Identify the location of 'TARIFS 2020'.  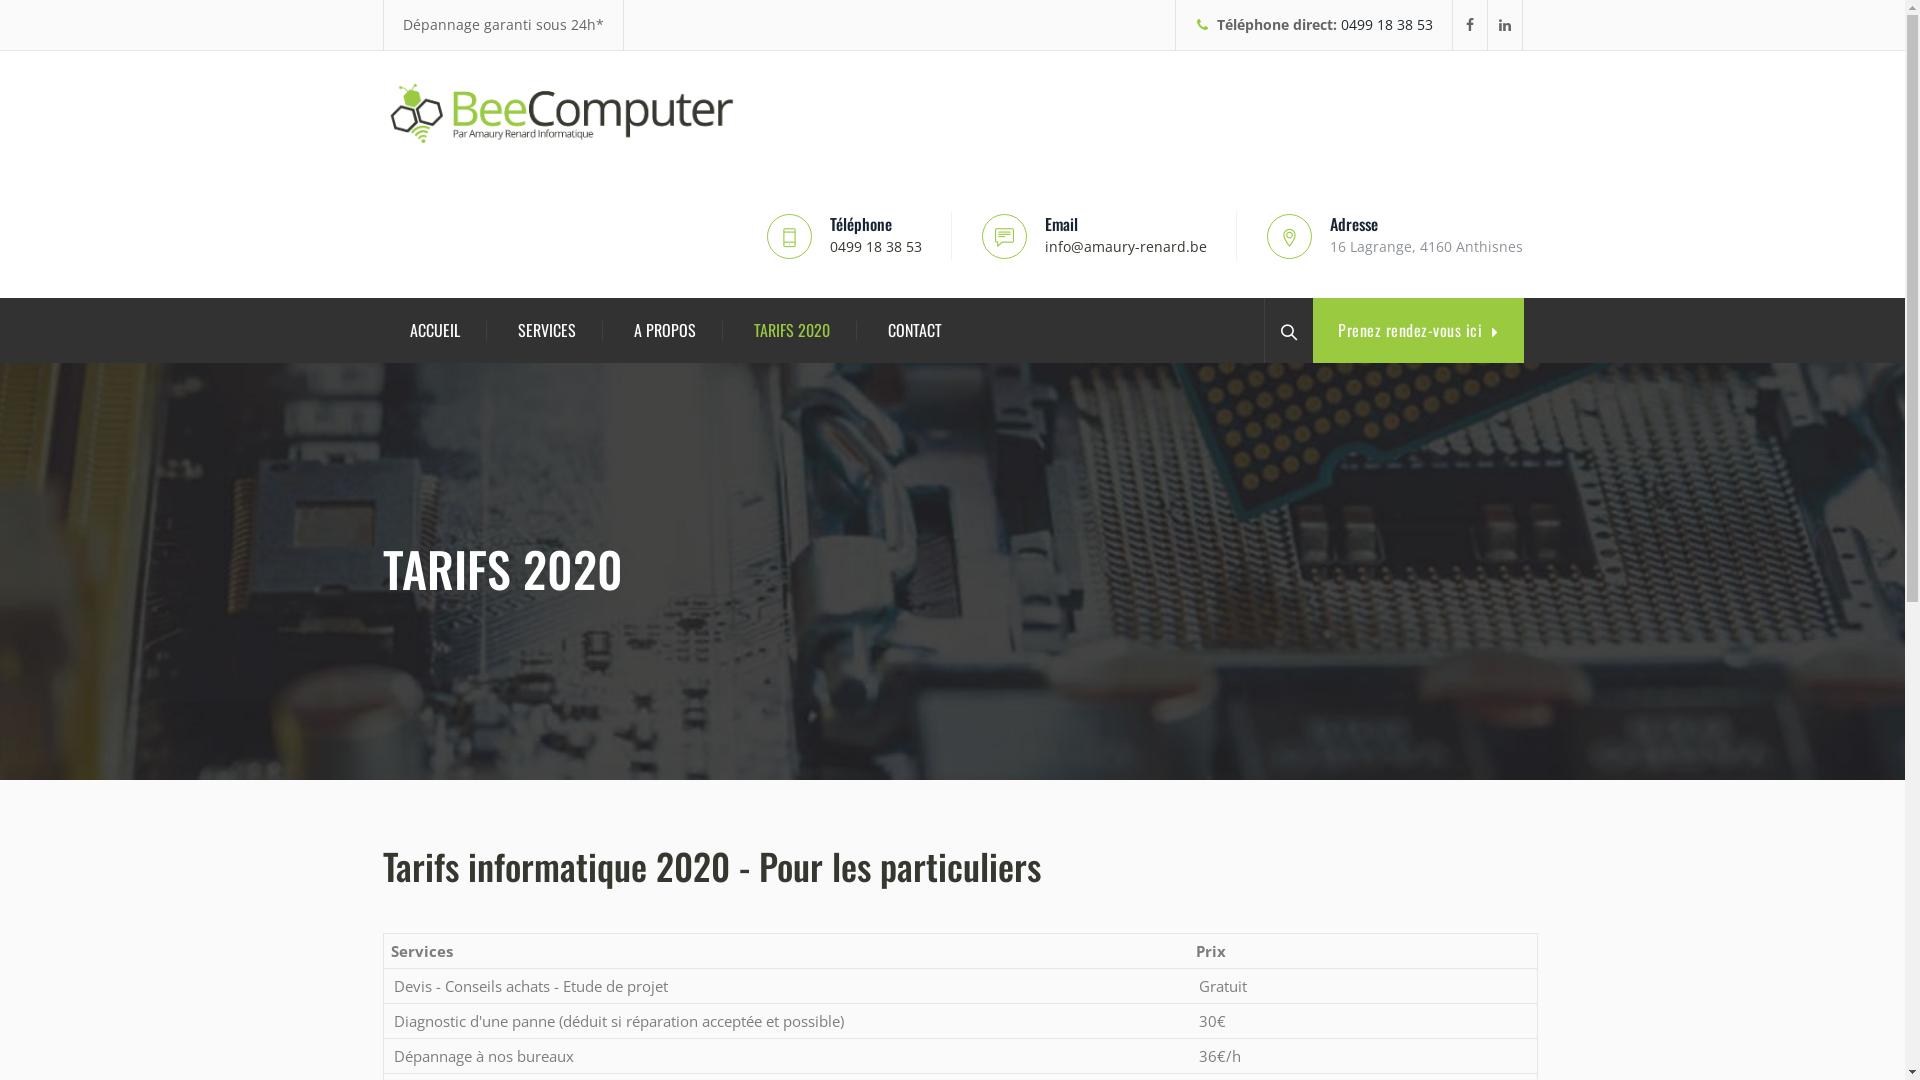
(791, 329).